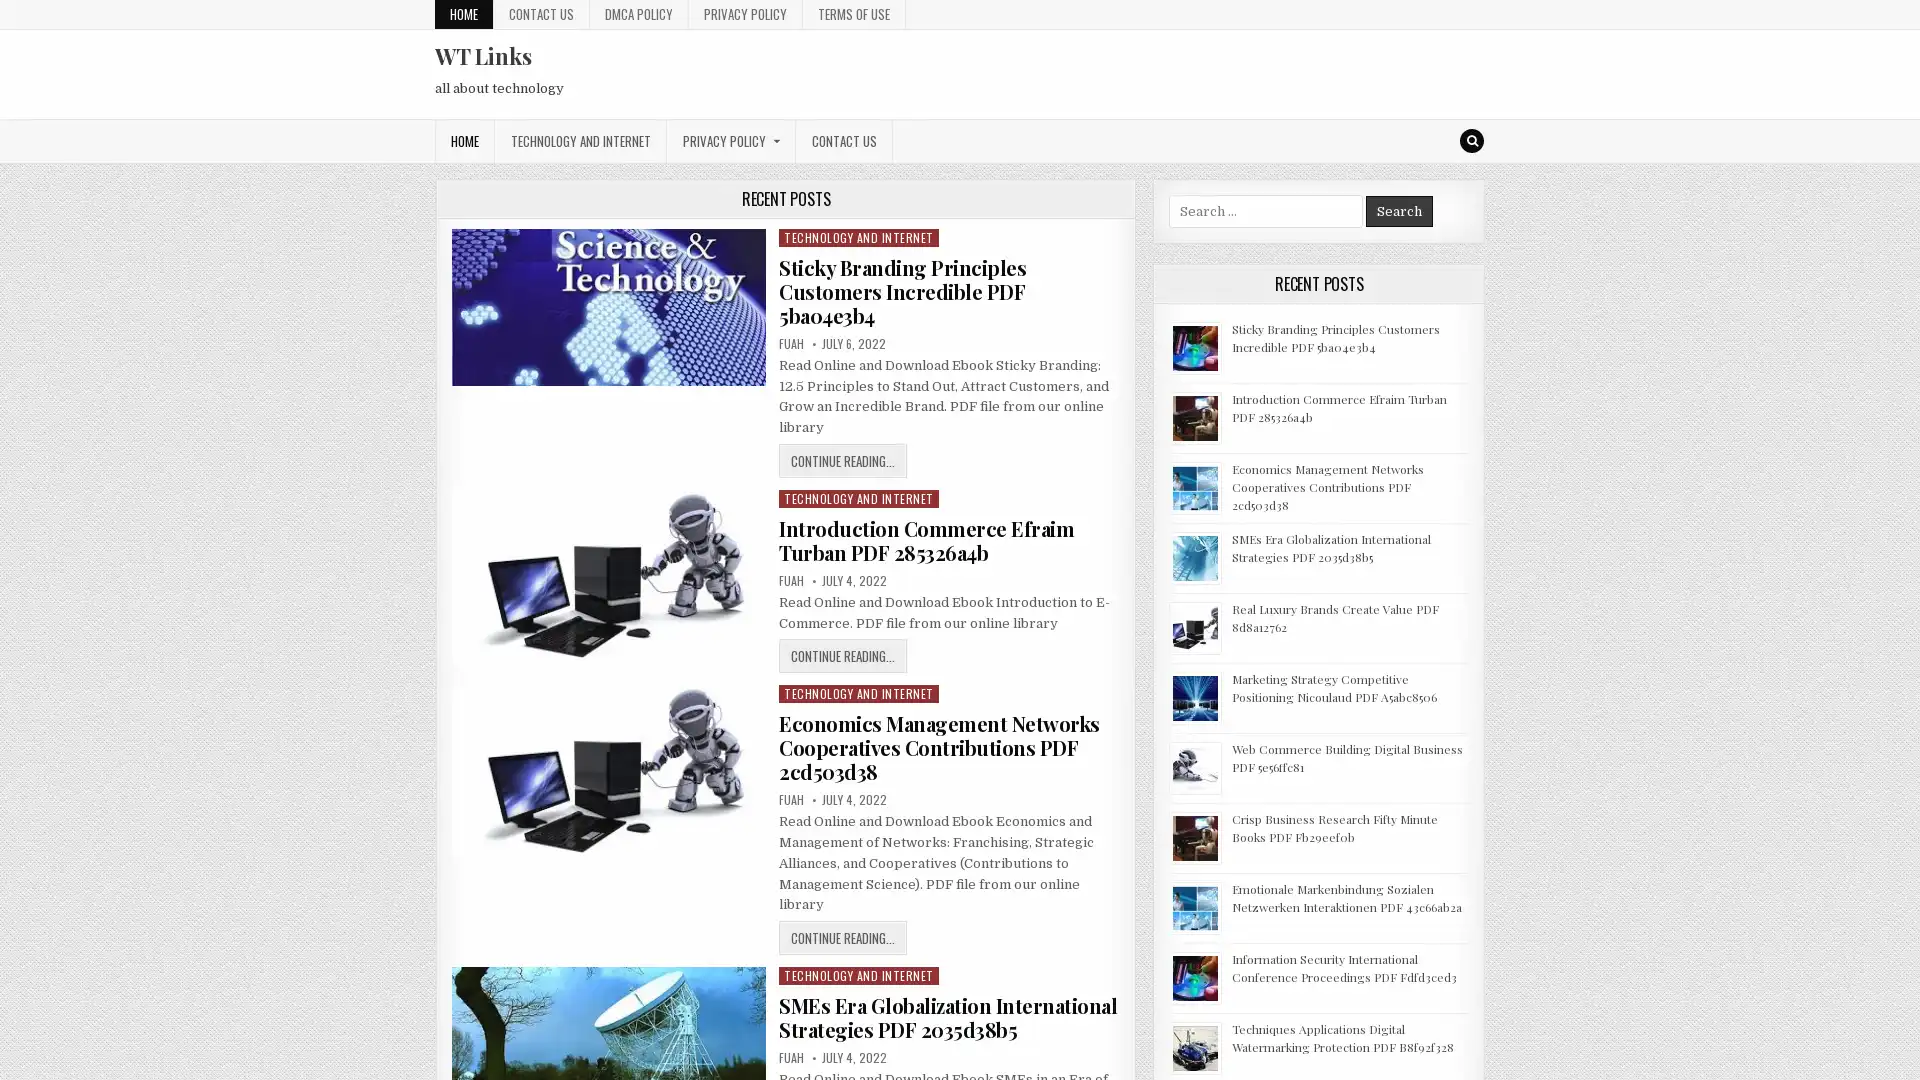 The image size is (1920, 1080). Describe the element at coordinates (1398, 211) in the screenshot. I see `Search` at that location.